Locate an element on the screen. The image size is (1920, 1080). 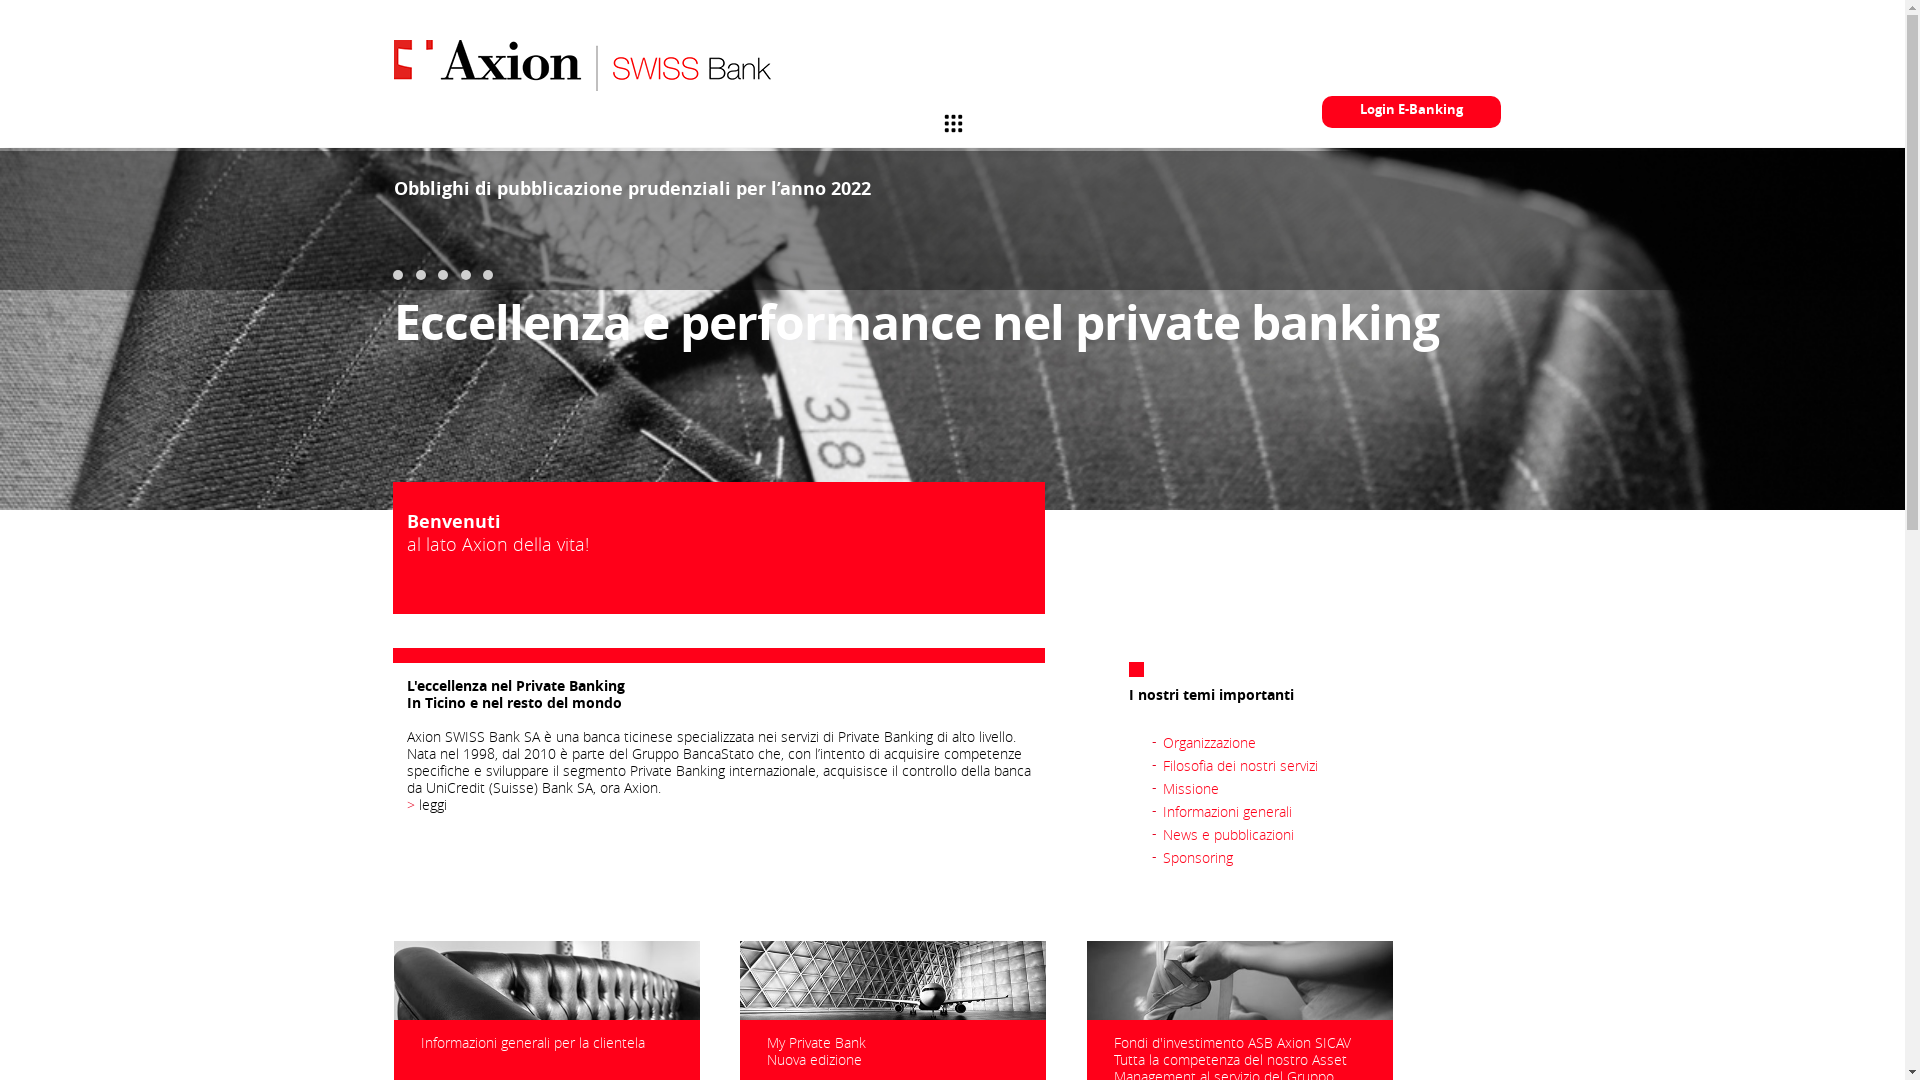
'Missione' is located at coordinates (1190, 787).